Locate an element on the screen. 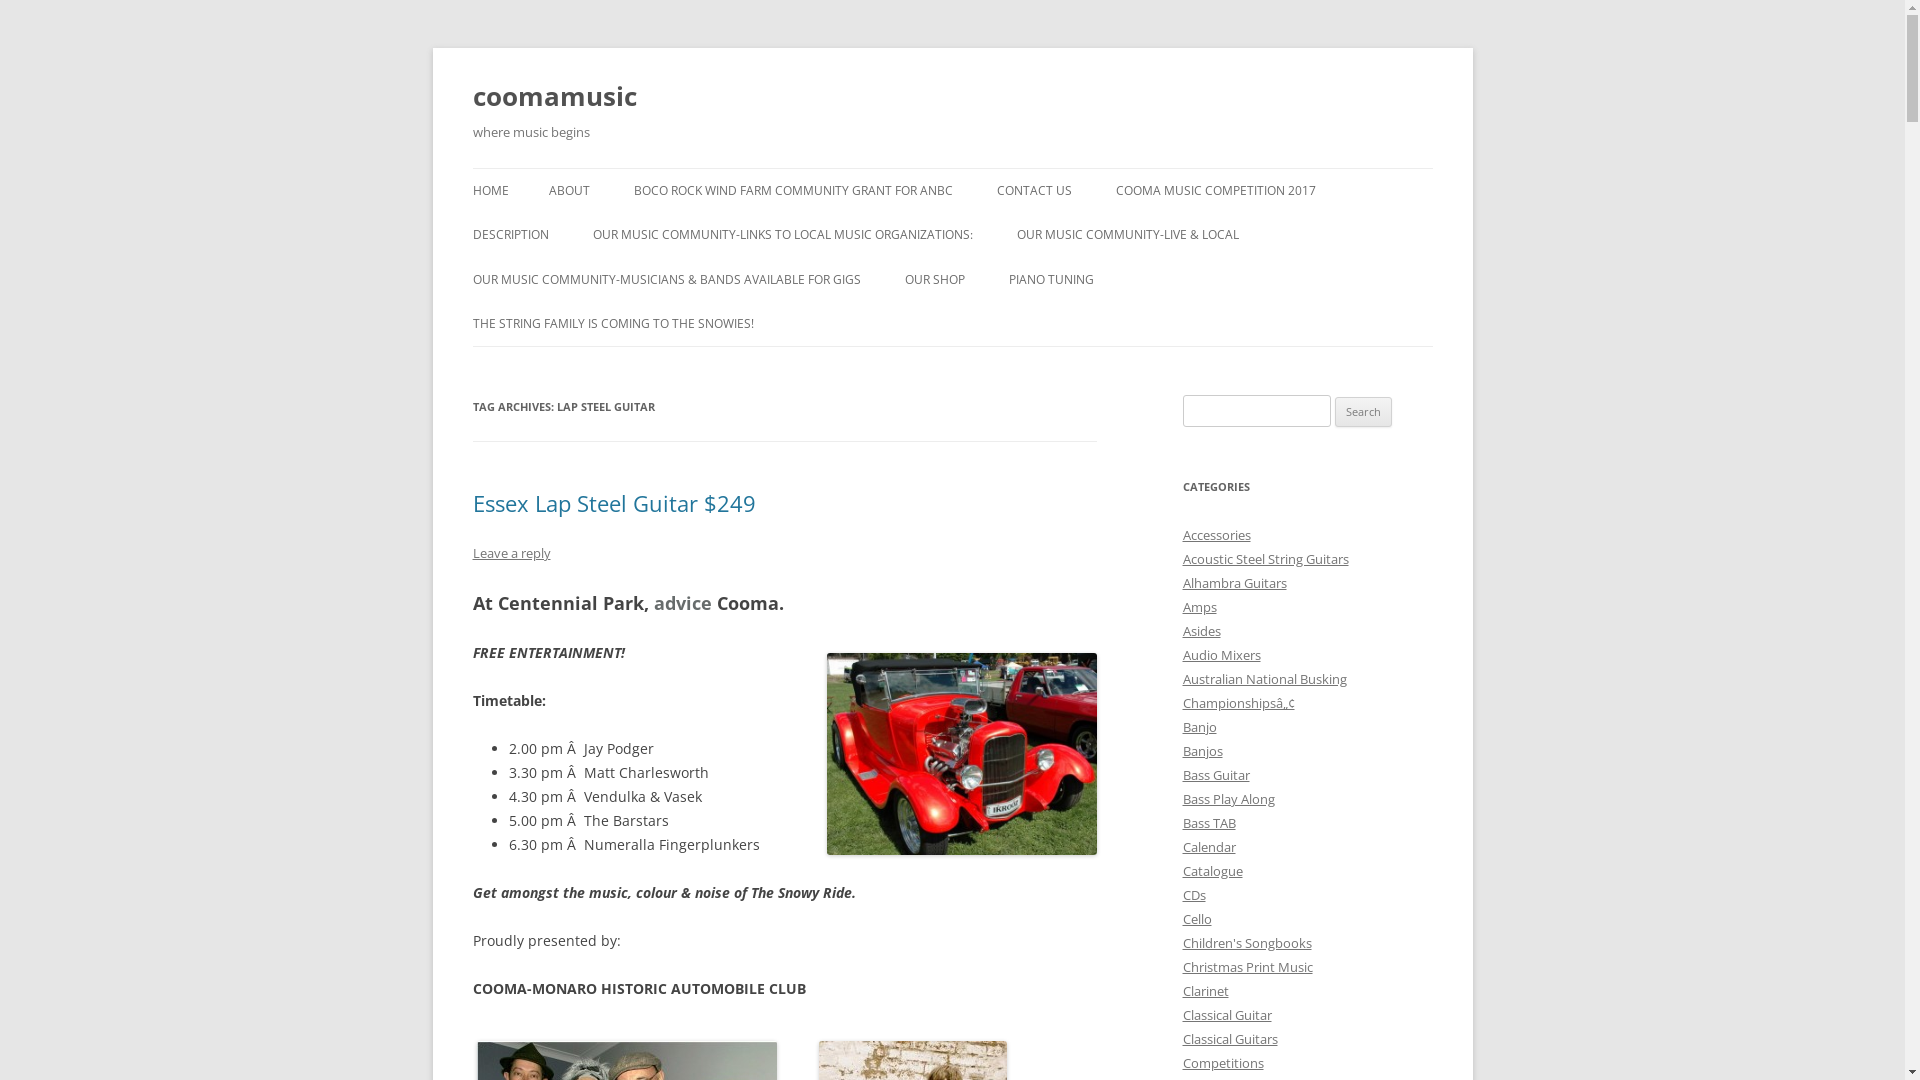  'OUR MUSIC COMMUNITY-MUSICIANS & BANDS AVAILABLE FOR GIGS' is located at coordinates (470, 280).